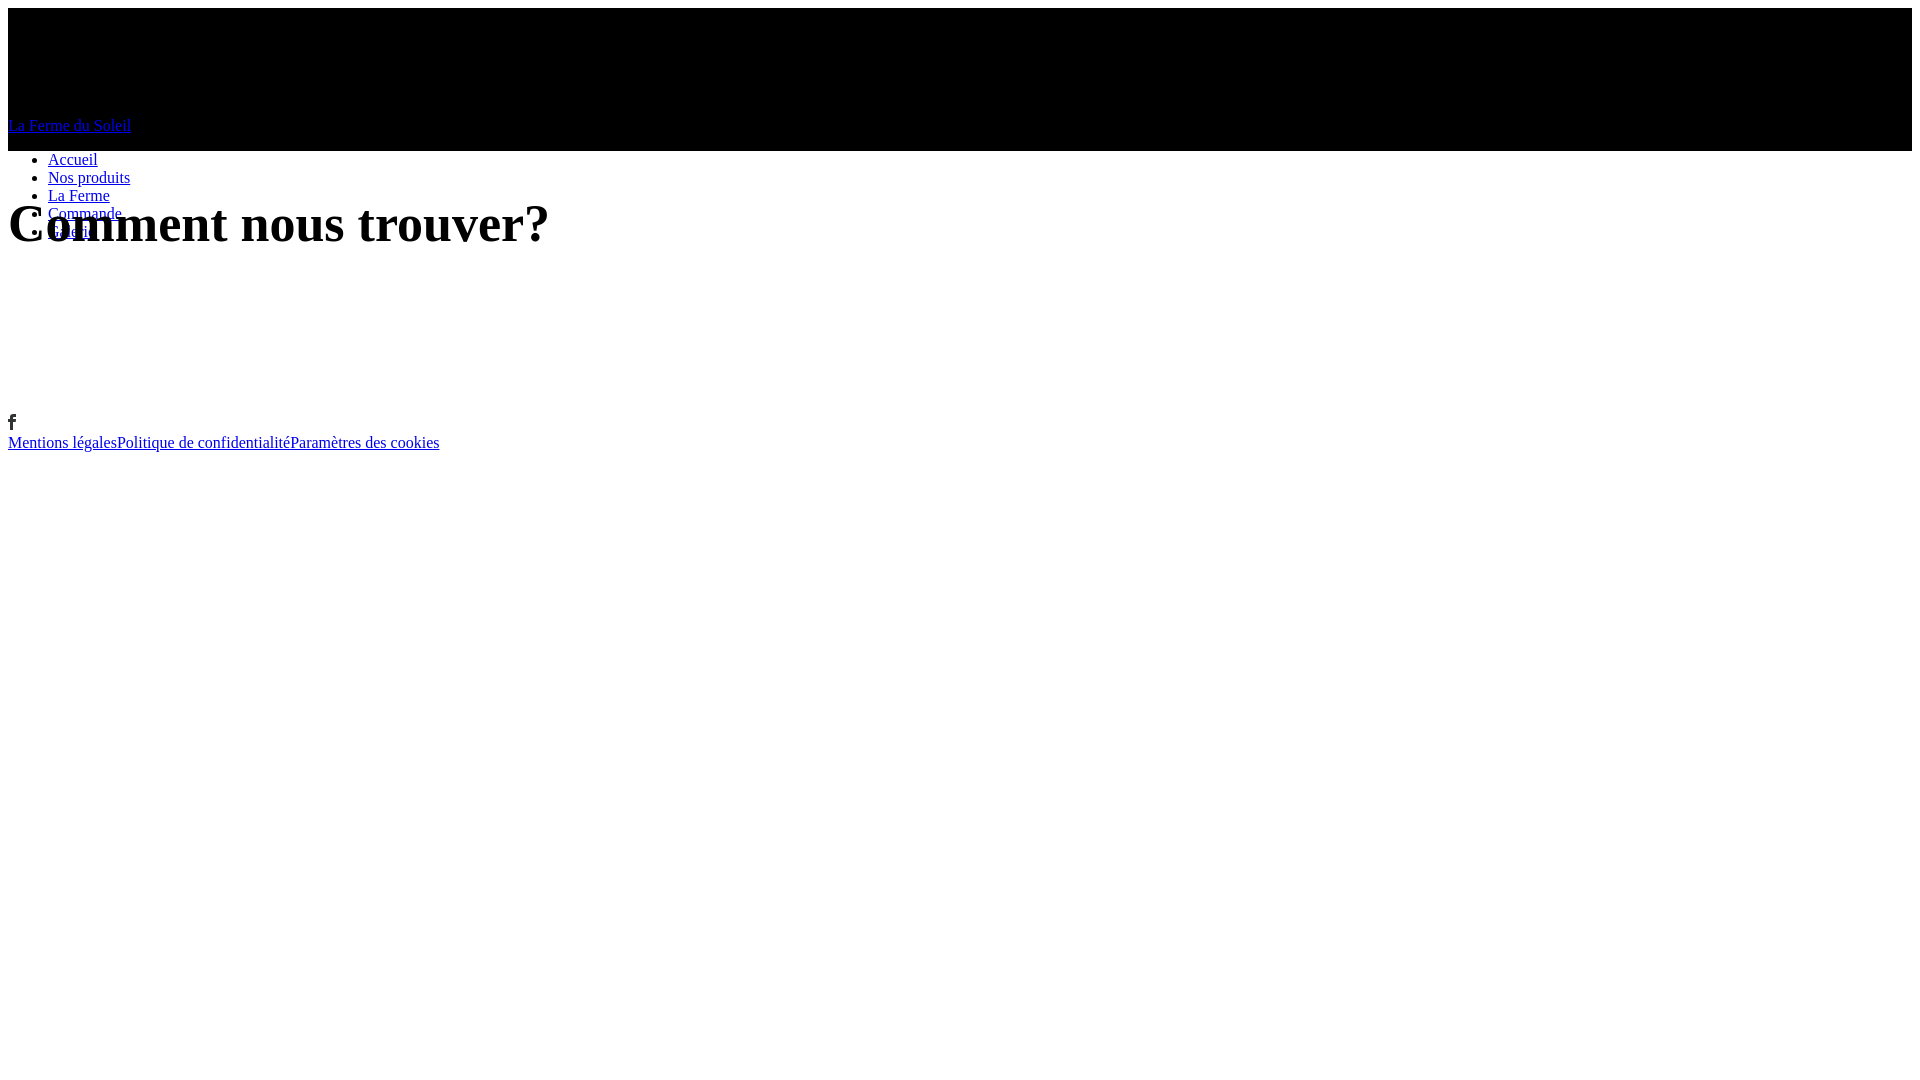 The image size is (1920, 1080). I want to click on 'La Ferme', so click(48, 195).